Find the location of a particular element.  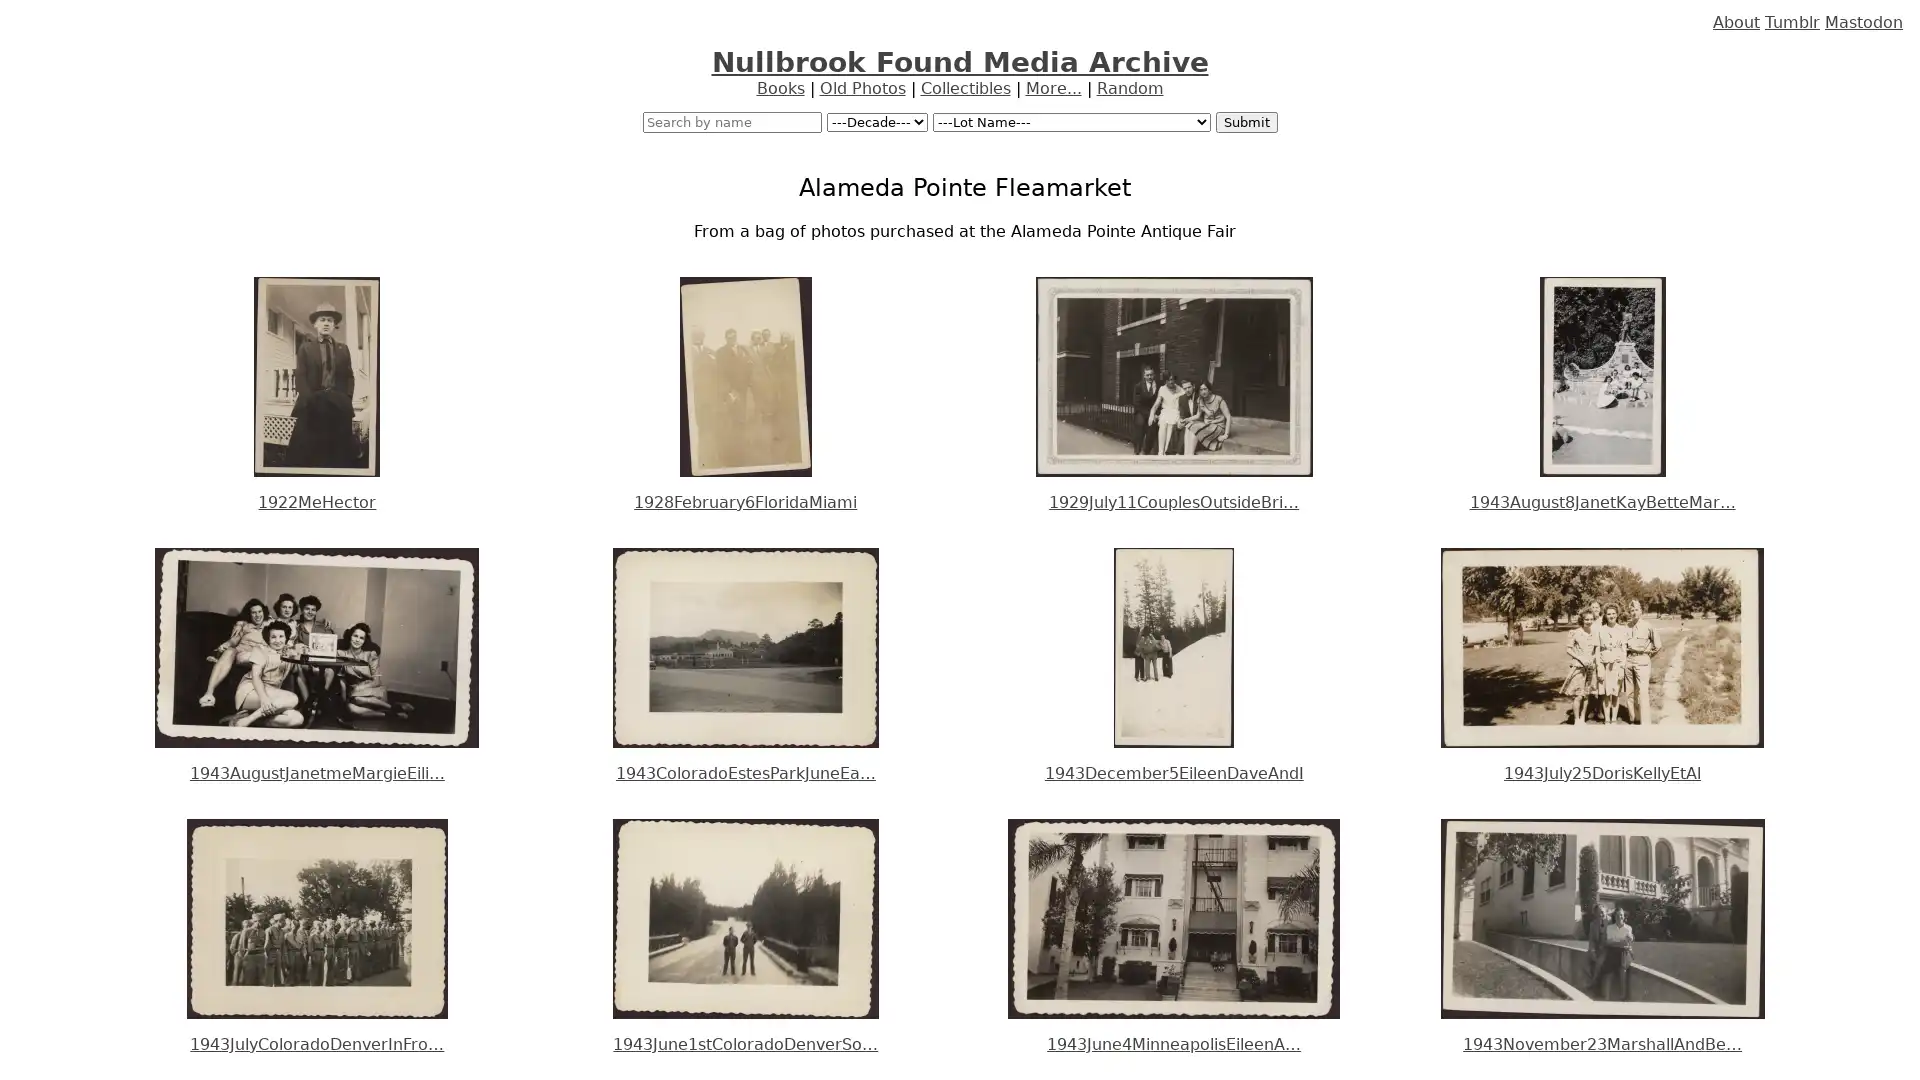

Submit is located at coordinates (1245, 122).